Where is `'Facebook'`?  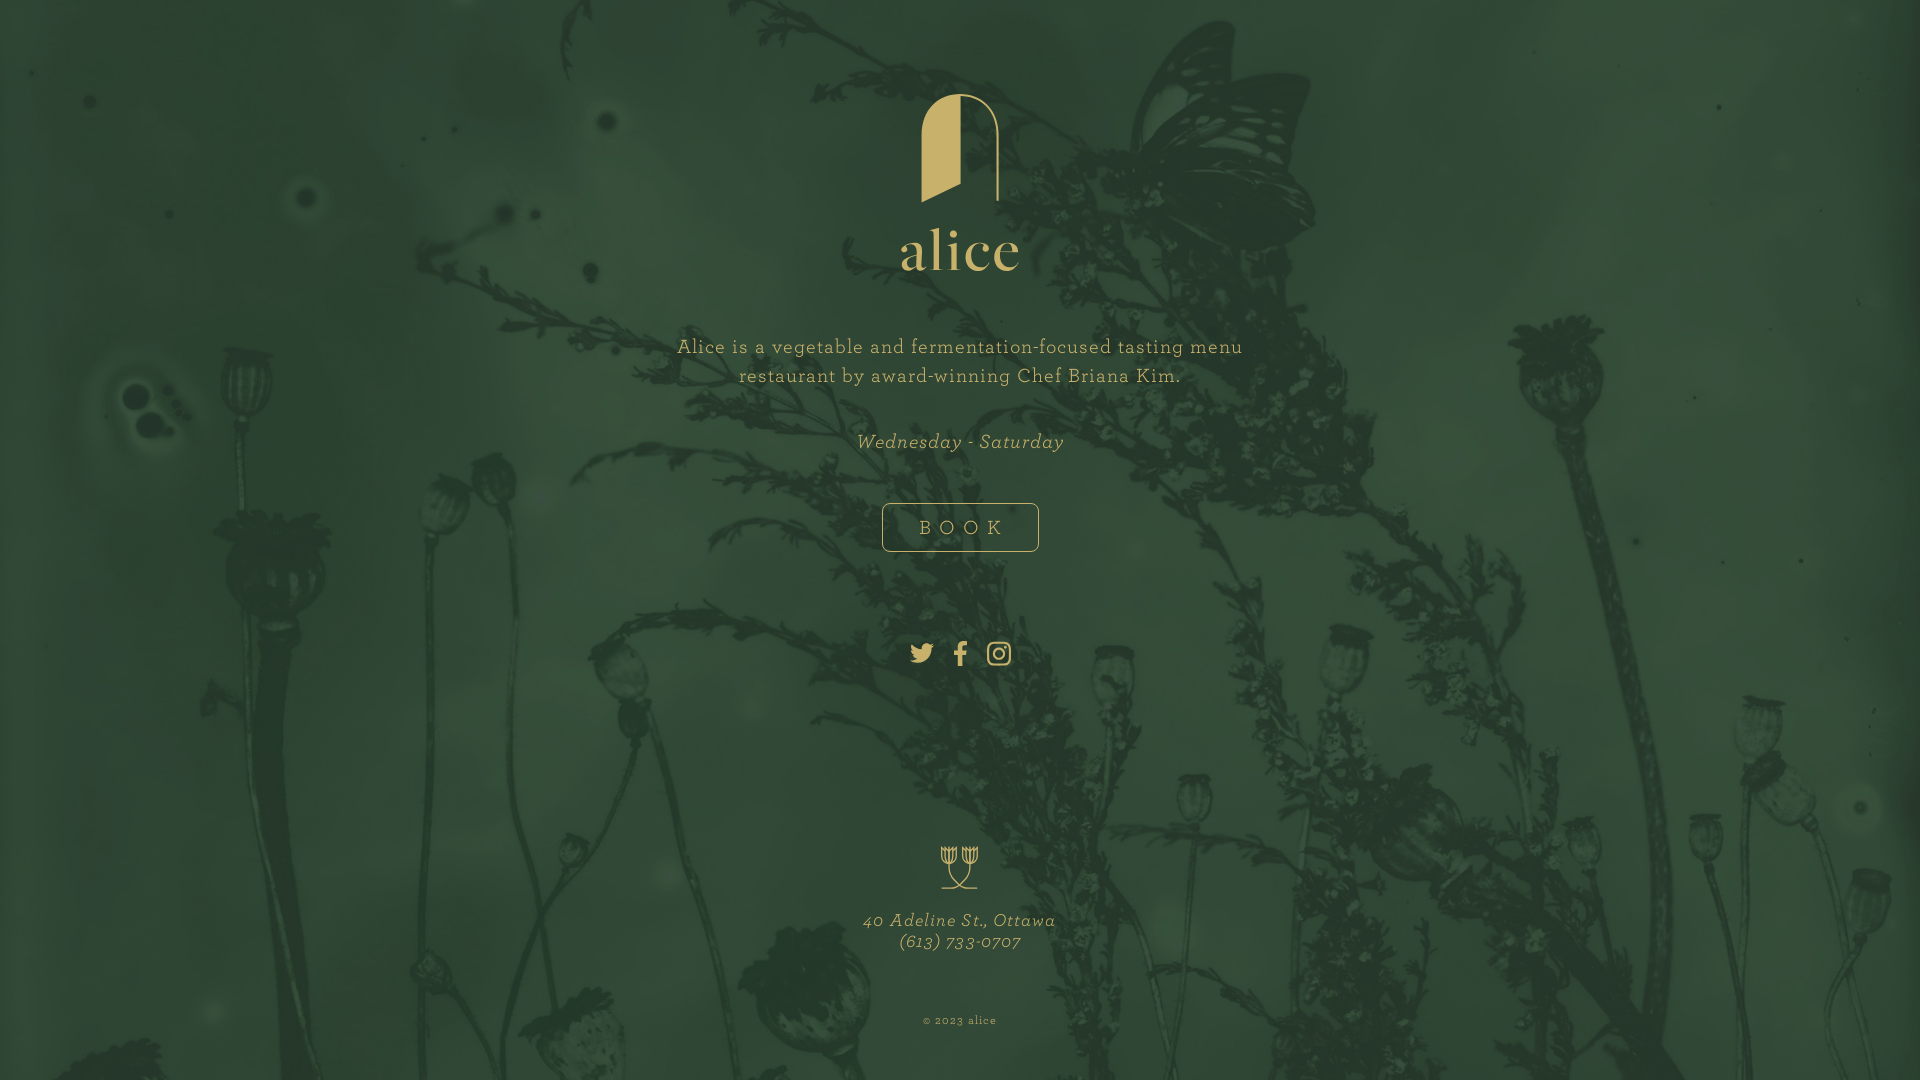 'Facebook' is located at coordinates (960, 655).